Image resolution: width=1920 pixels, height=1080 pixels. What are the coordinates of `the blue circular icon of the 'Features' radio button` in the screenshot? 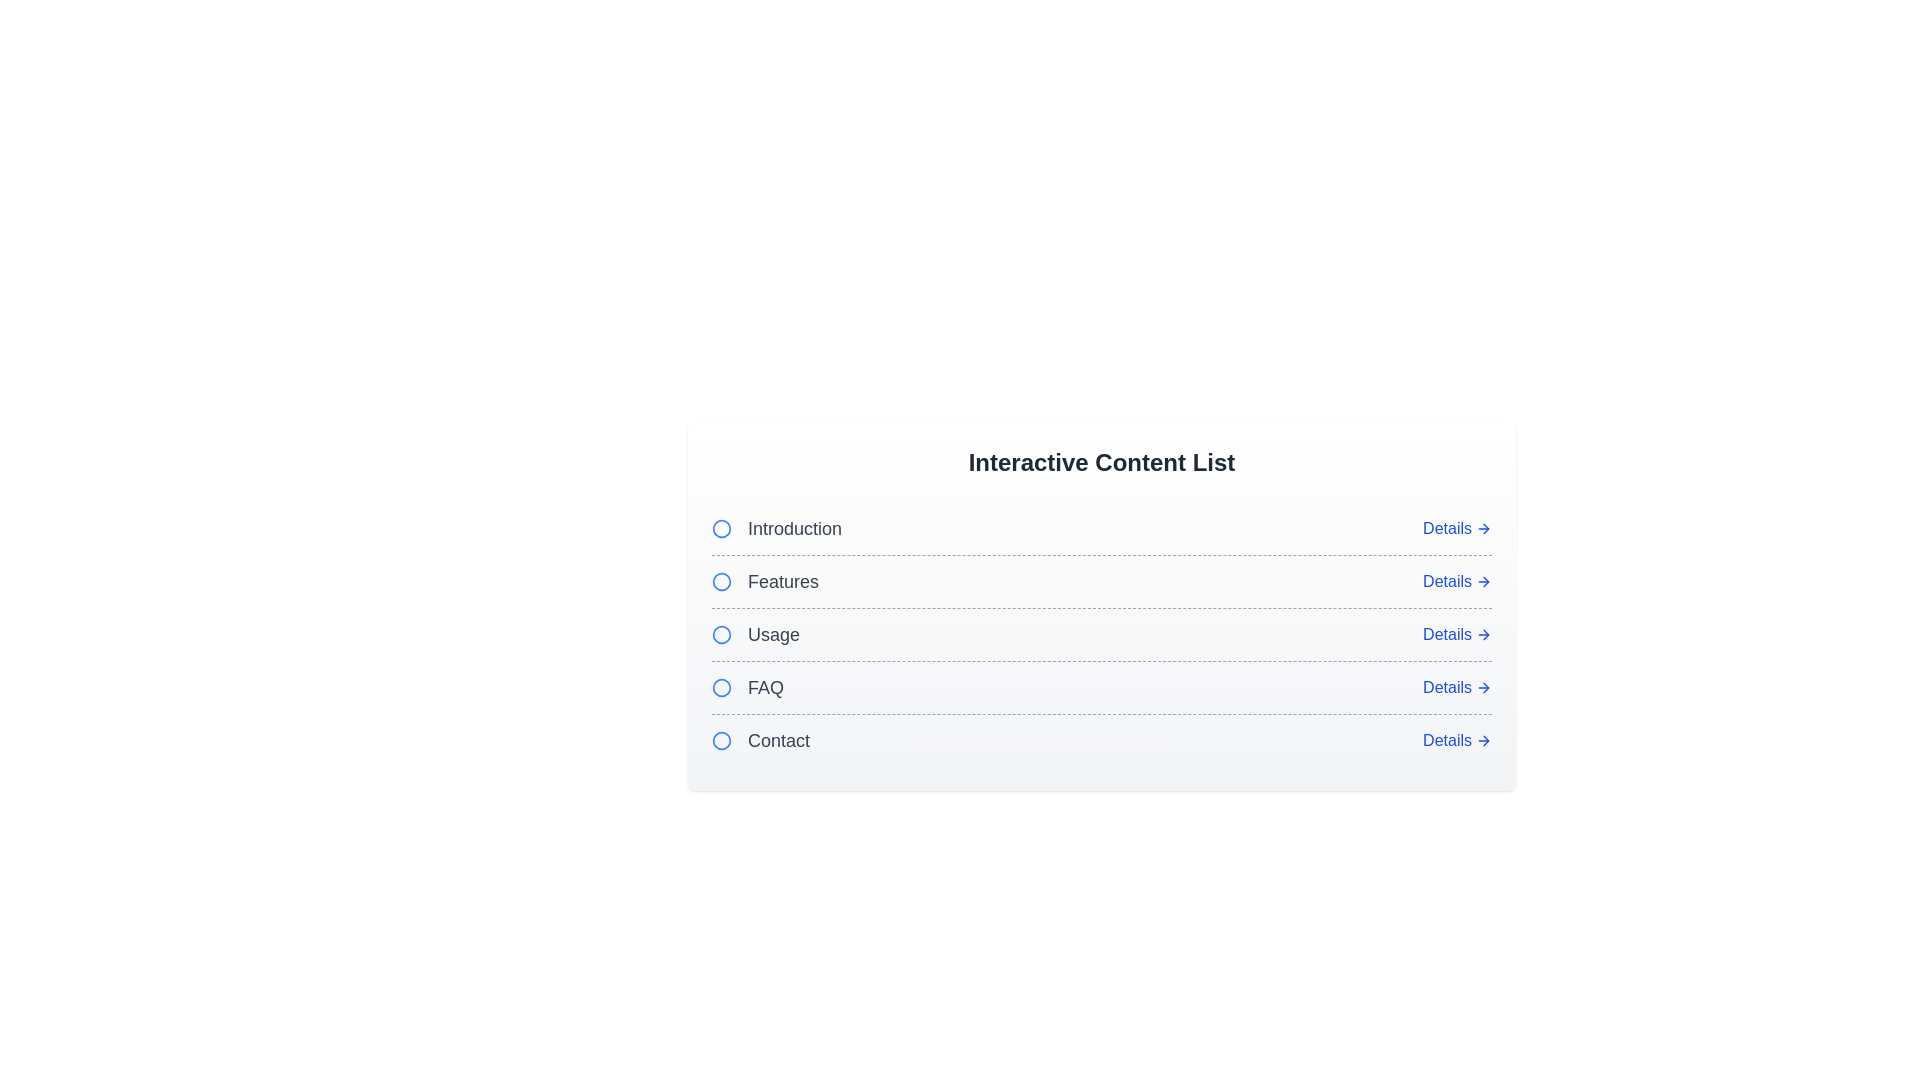 It's located at (764, 582).